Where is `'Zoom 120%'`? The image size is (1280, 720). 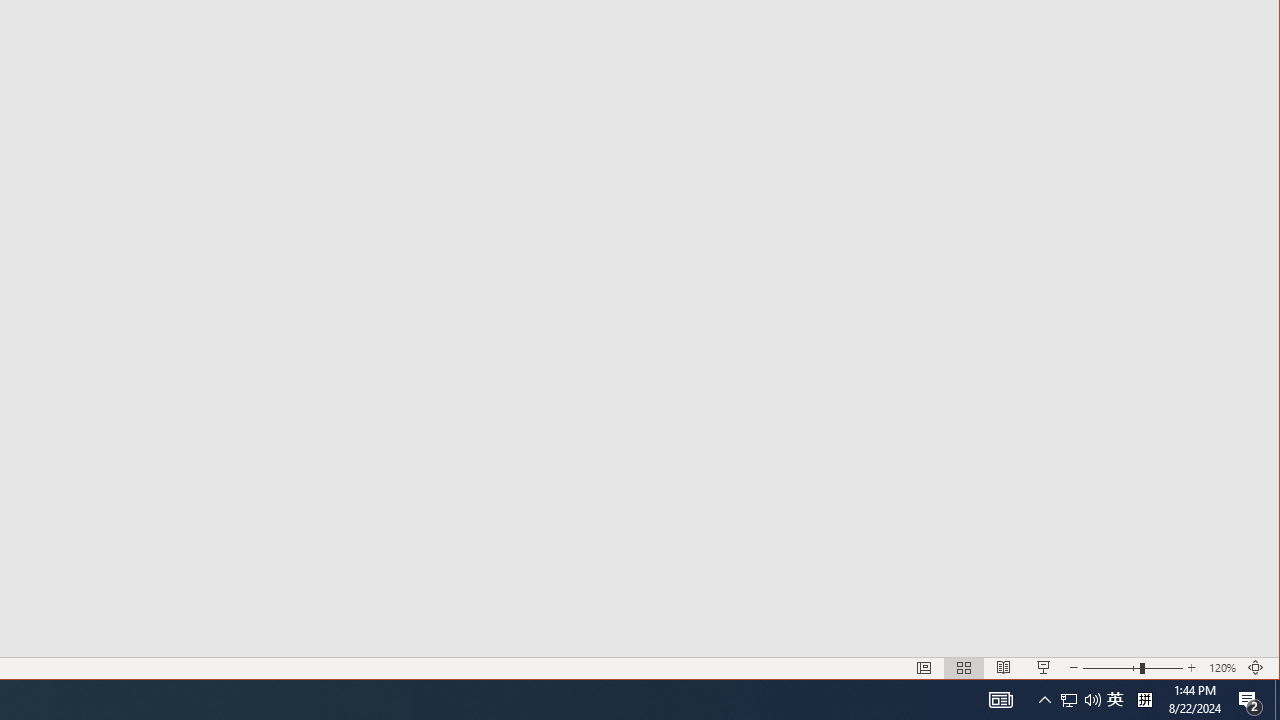 'Zoom 120%' is located at coordinates (1221, 668).